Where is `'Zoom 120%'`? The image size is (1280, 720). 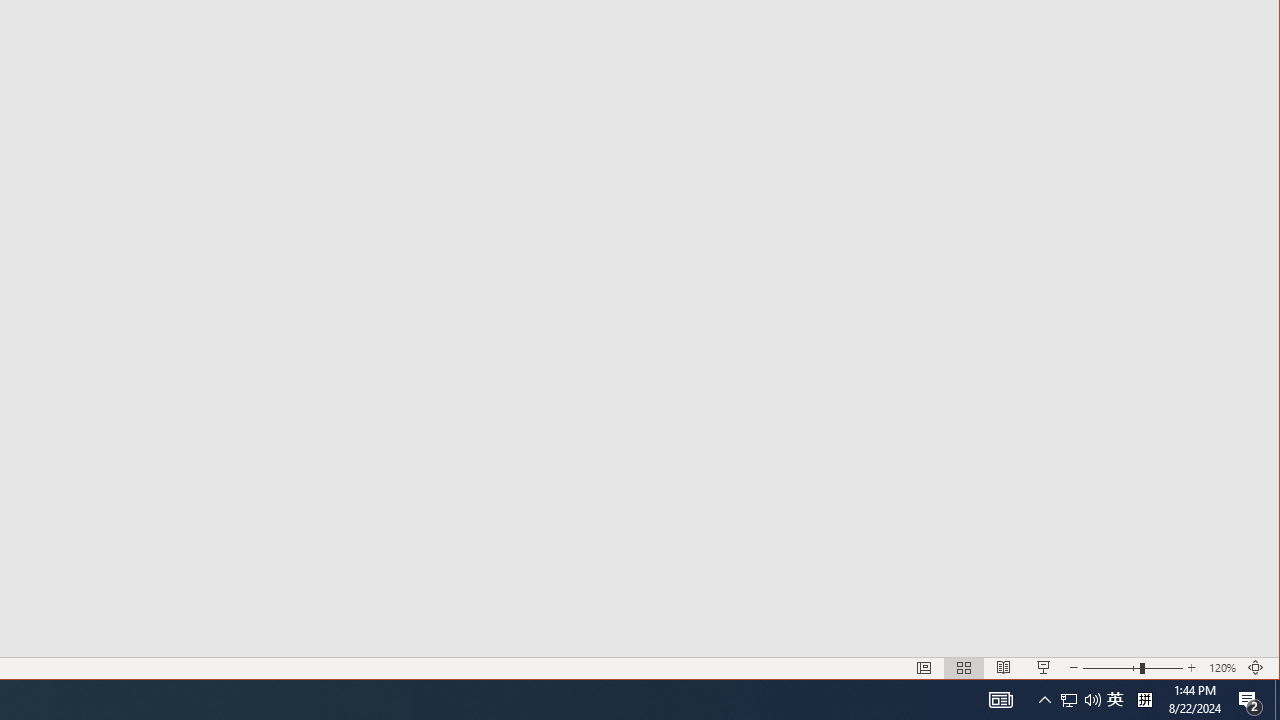 'Zoom 120%' is located at coordinates (1221, 668).